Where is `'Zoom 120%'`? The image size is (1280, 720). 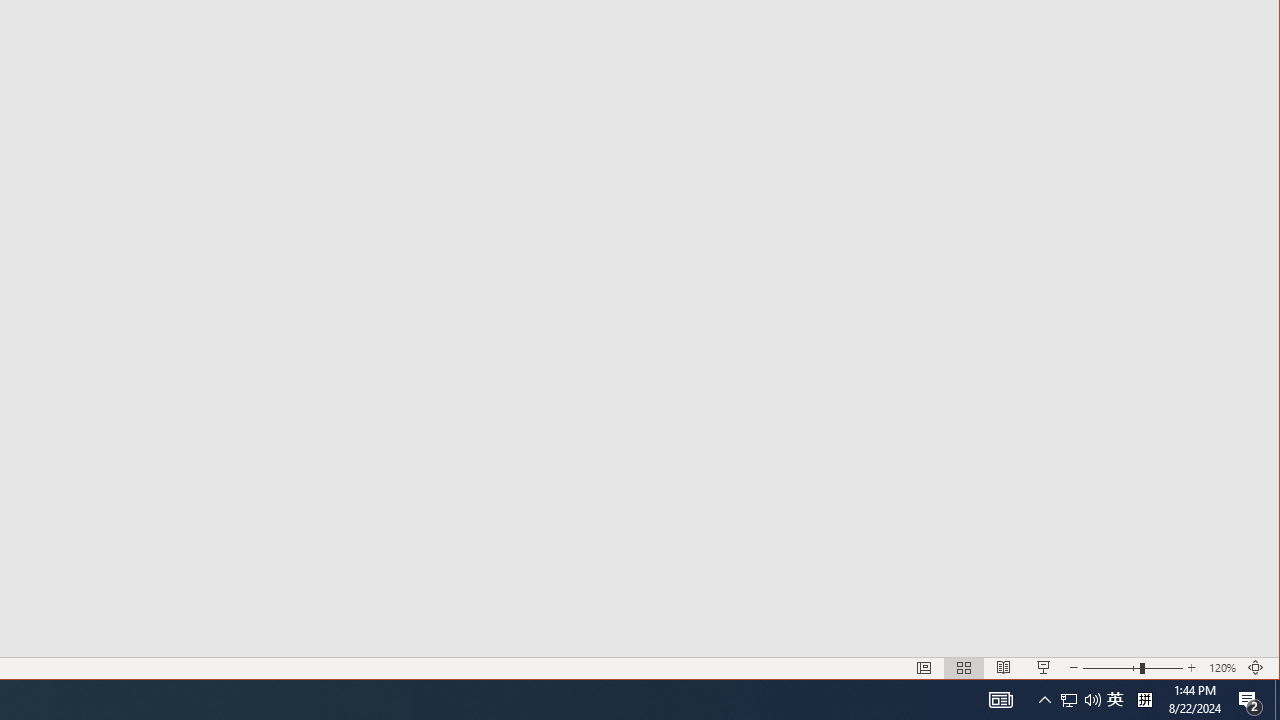 'Zoom 120%' is located at coordinates (1221, 668).